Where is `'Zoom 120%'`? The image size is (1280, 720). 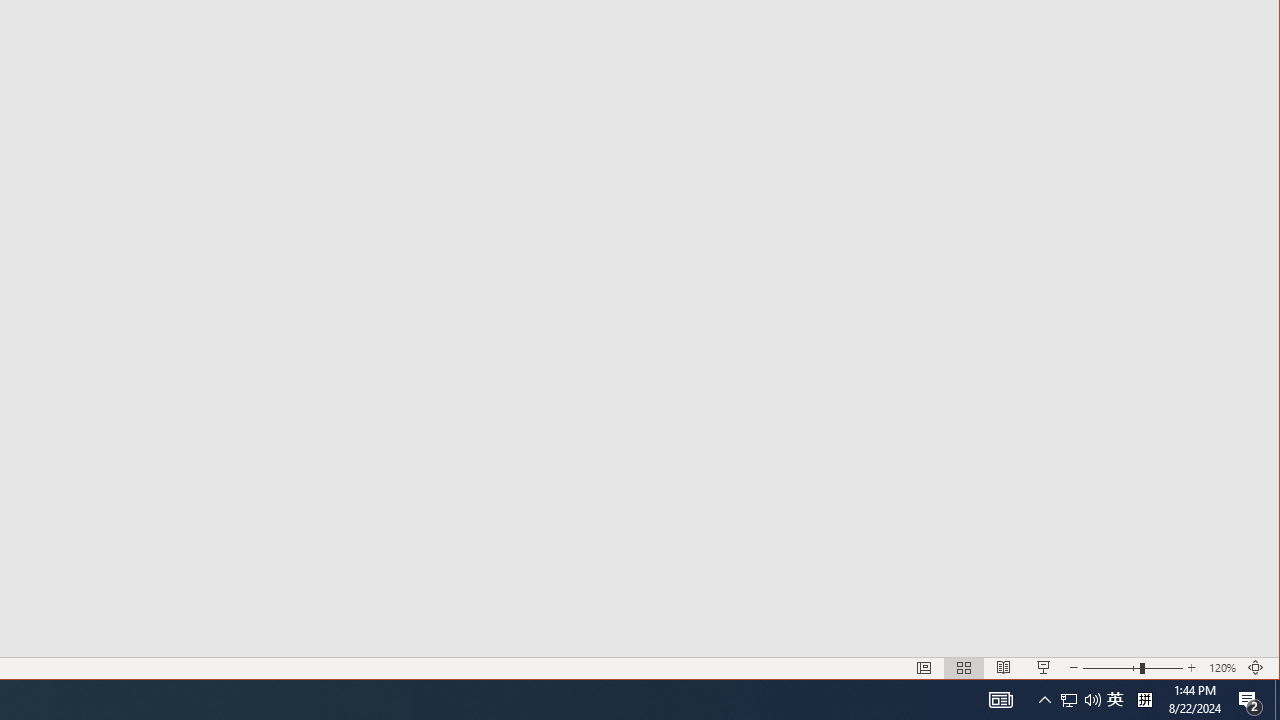 'Zoom 120%' is located at coordinates (1221, 668).